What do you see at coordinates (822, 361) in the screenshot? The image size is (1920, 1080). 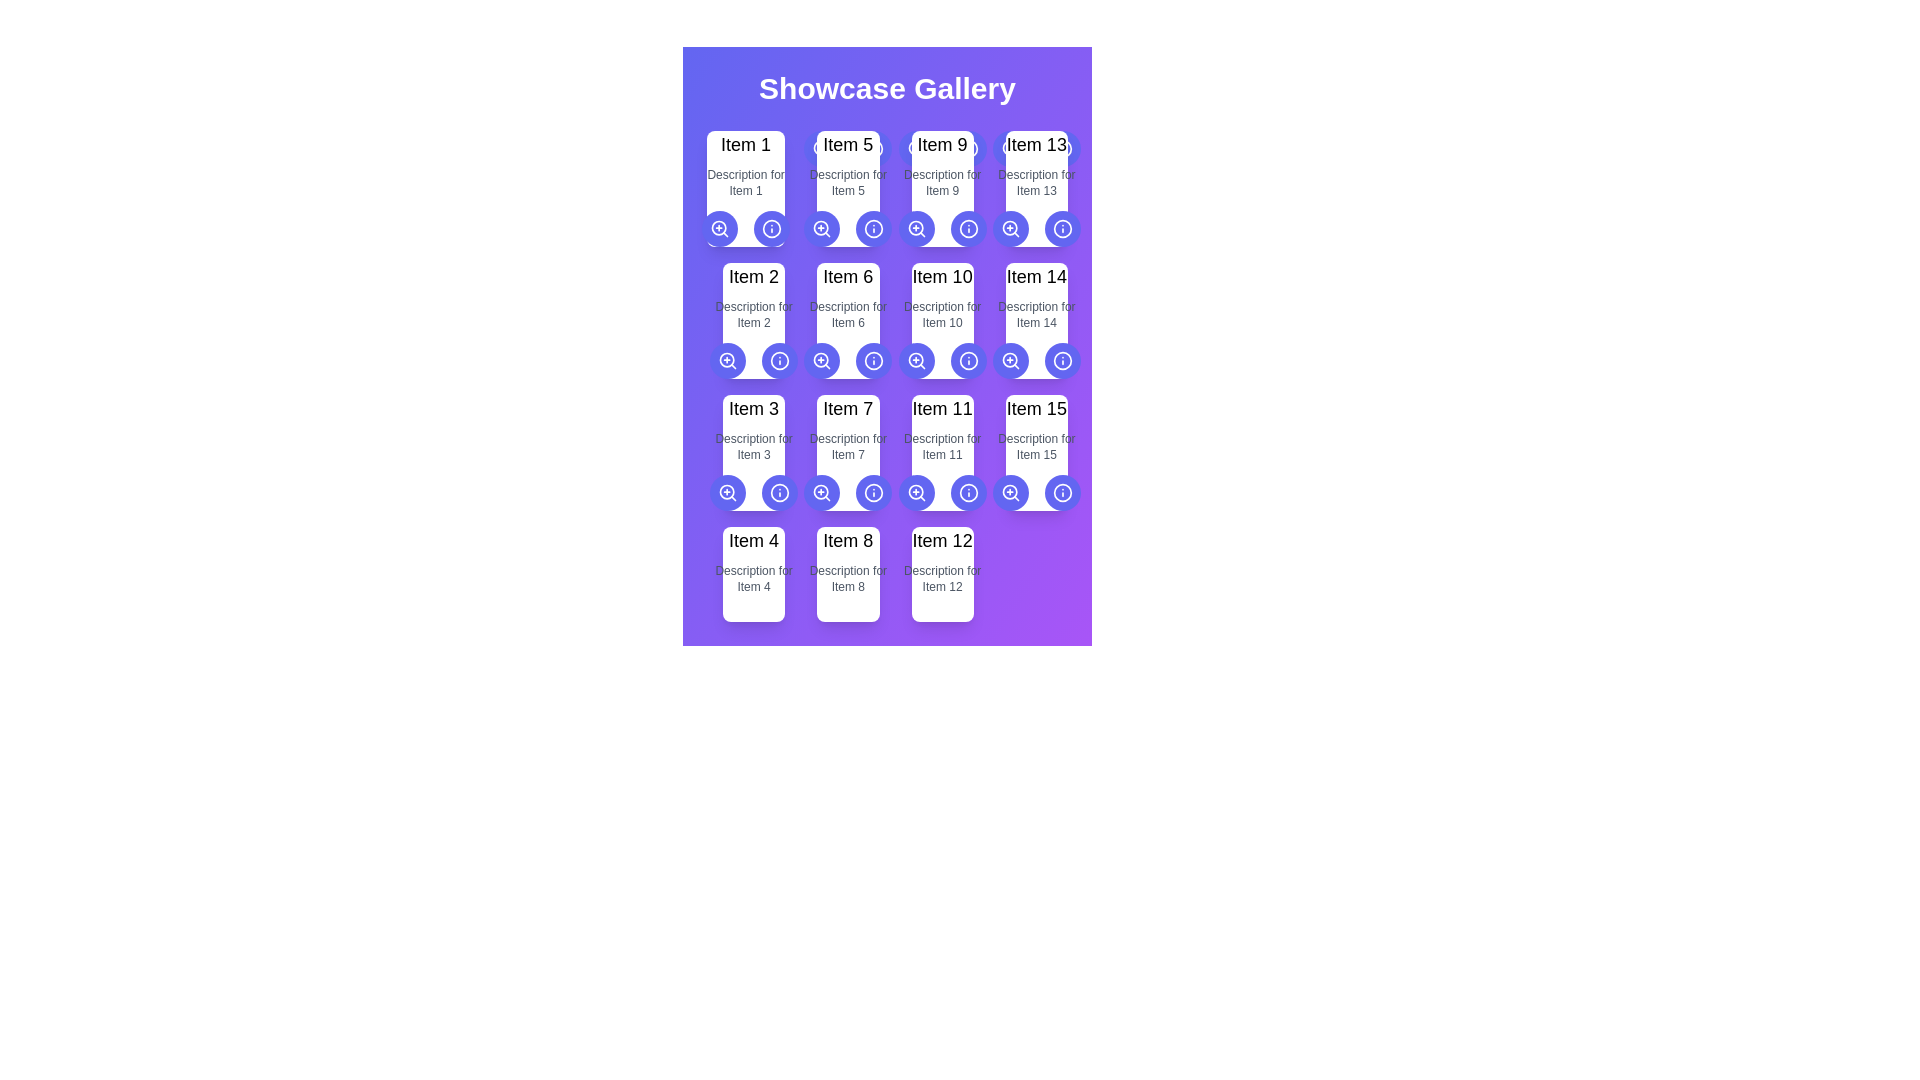 I see `the zoom-in icon represented by a magnifying glass with a cross inside it, which is styled in white with an indigo circular background, located below the card labeled 'Item 6' in the gallery grid` at bounding box center [822, 361].